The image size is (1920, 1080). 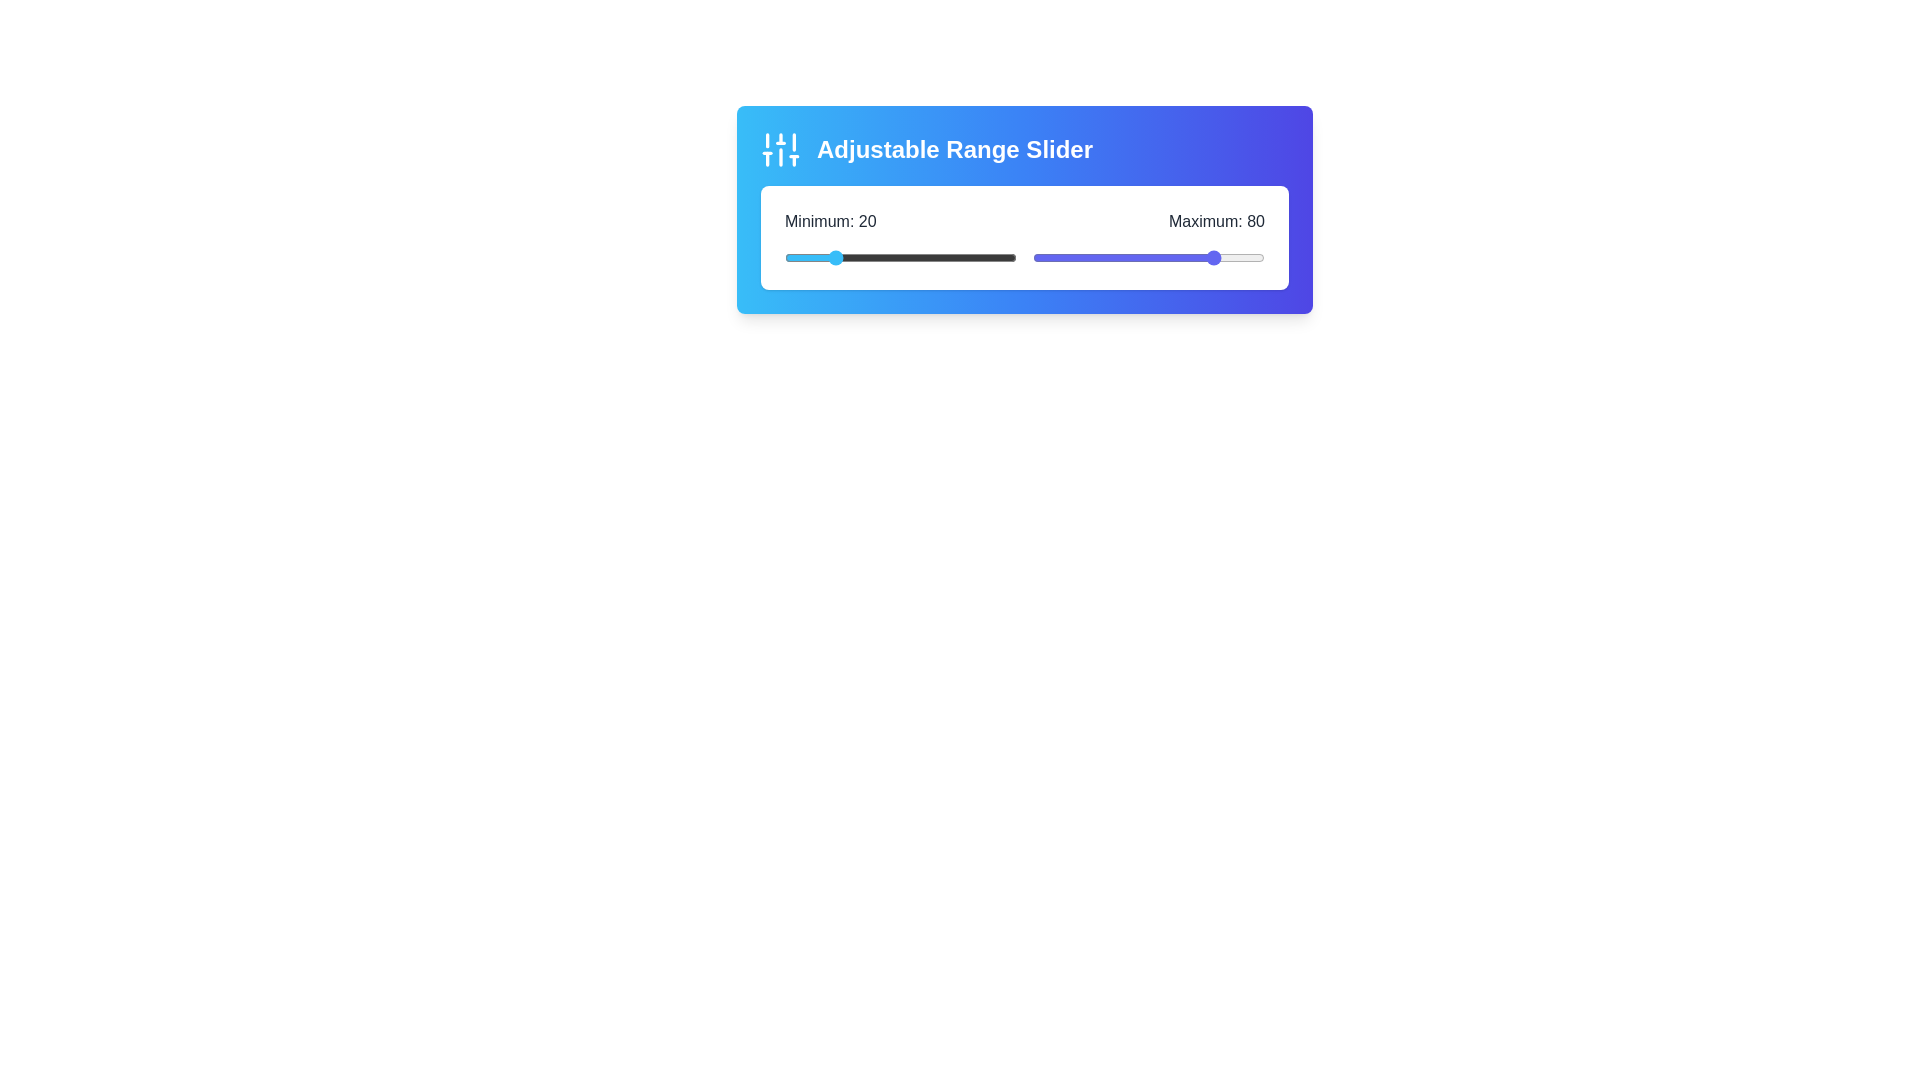 What do you see at coordinates (1078, 257) in the screenshot?
I see `the slider` at bounding box center [1078, 257].